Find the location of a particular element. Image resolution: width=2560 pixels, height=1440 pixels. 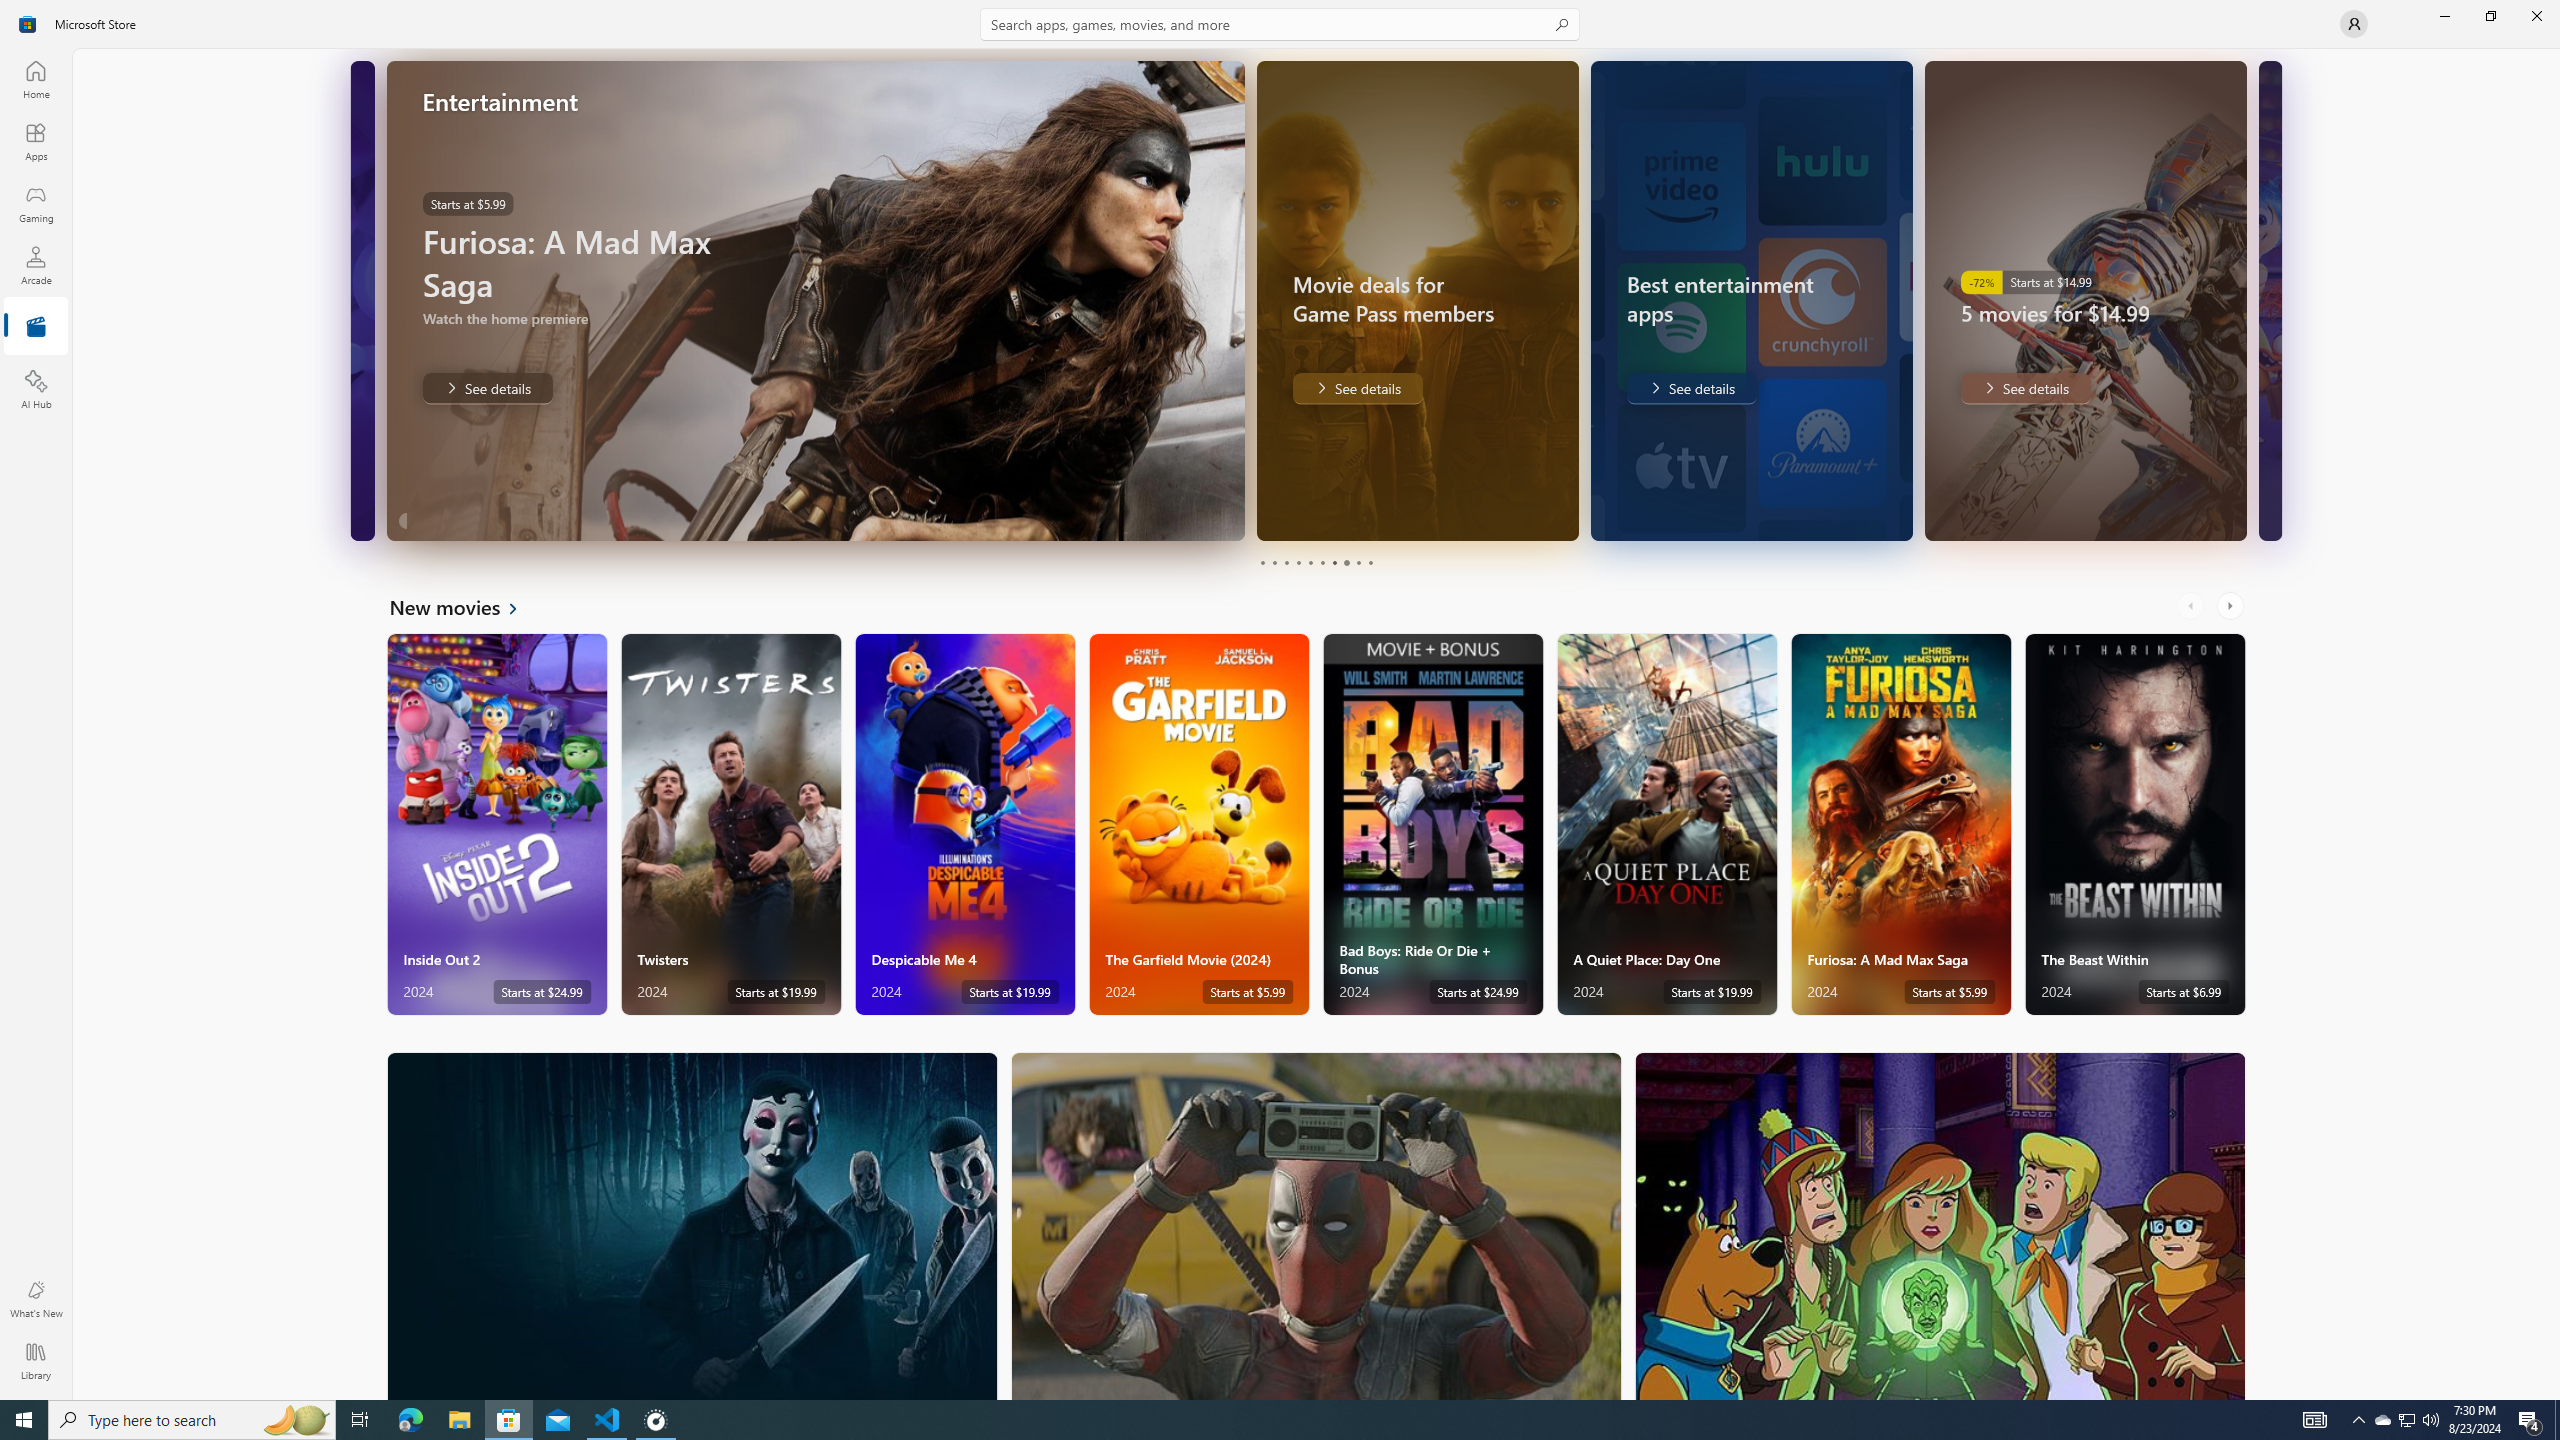

'Page 6' is located at coordinates (1321, 562).